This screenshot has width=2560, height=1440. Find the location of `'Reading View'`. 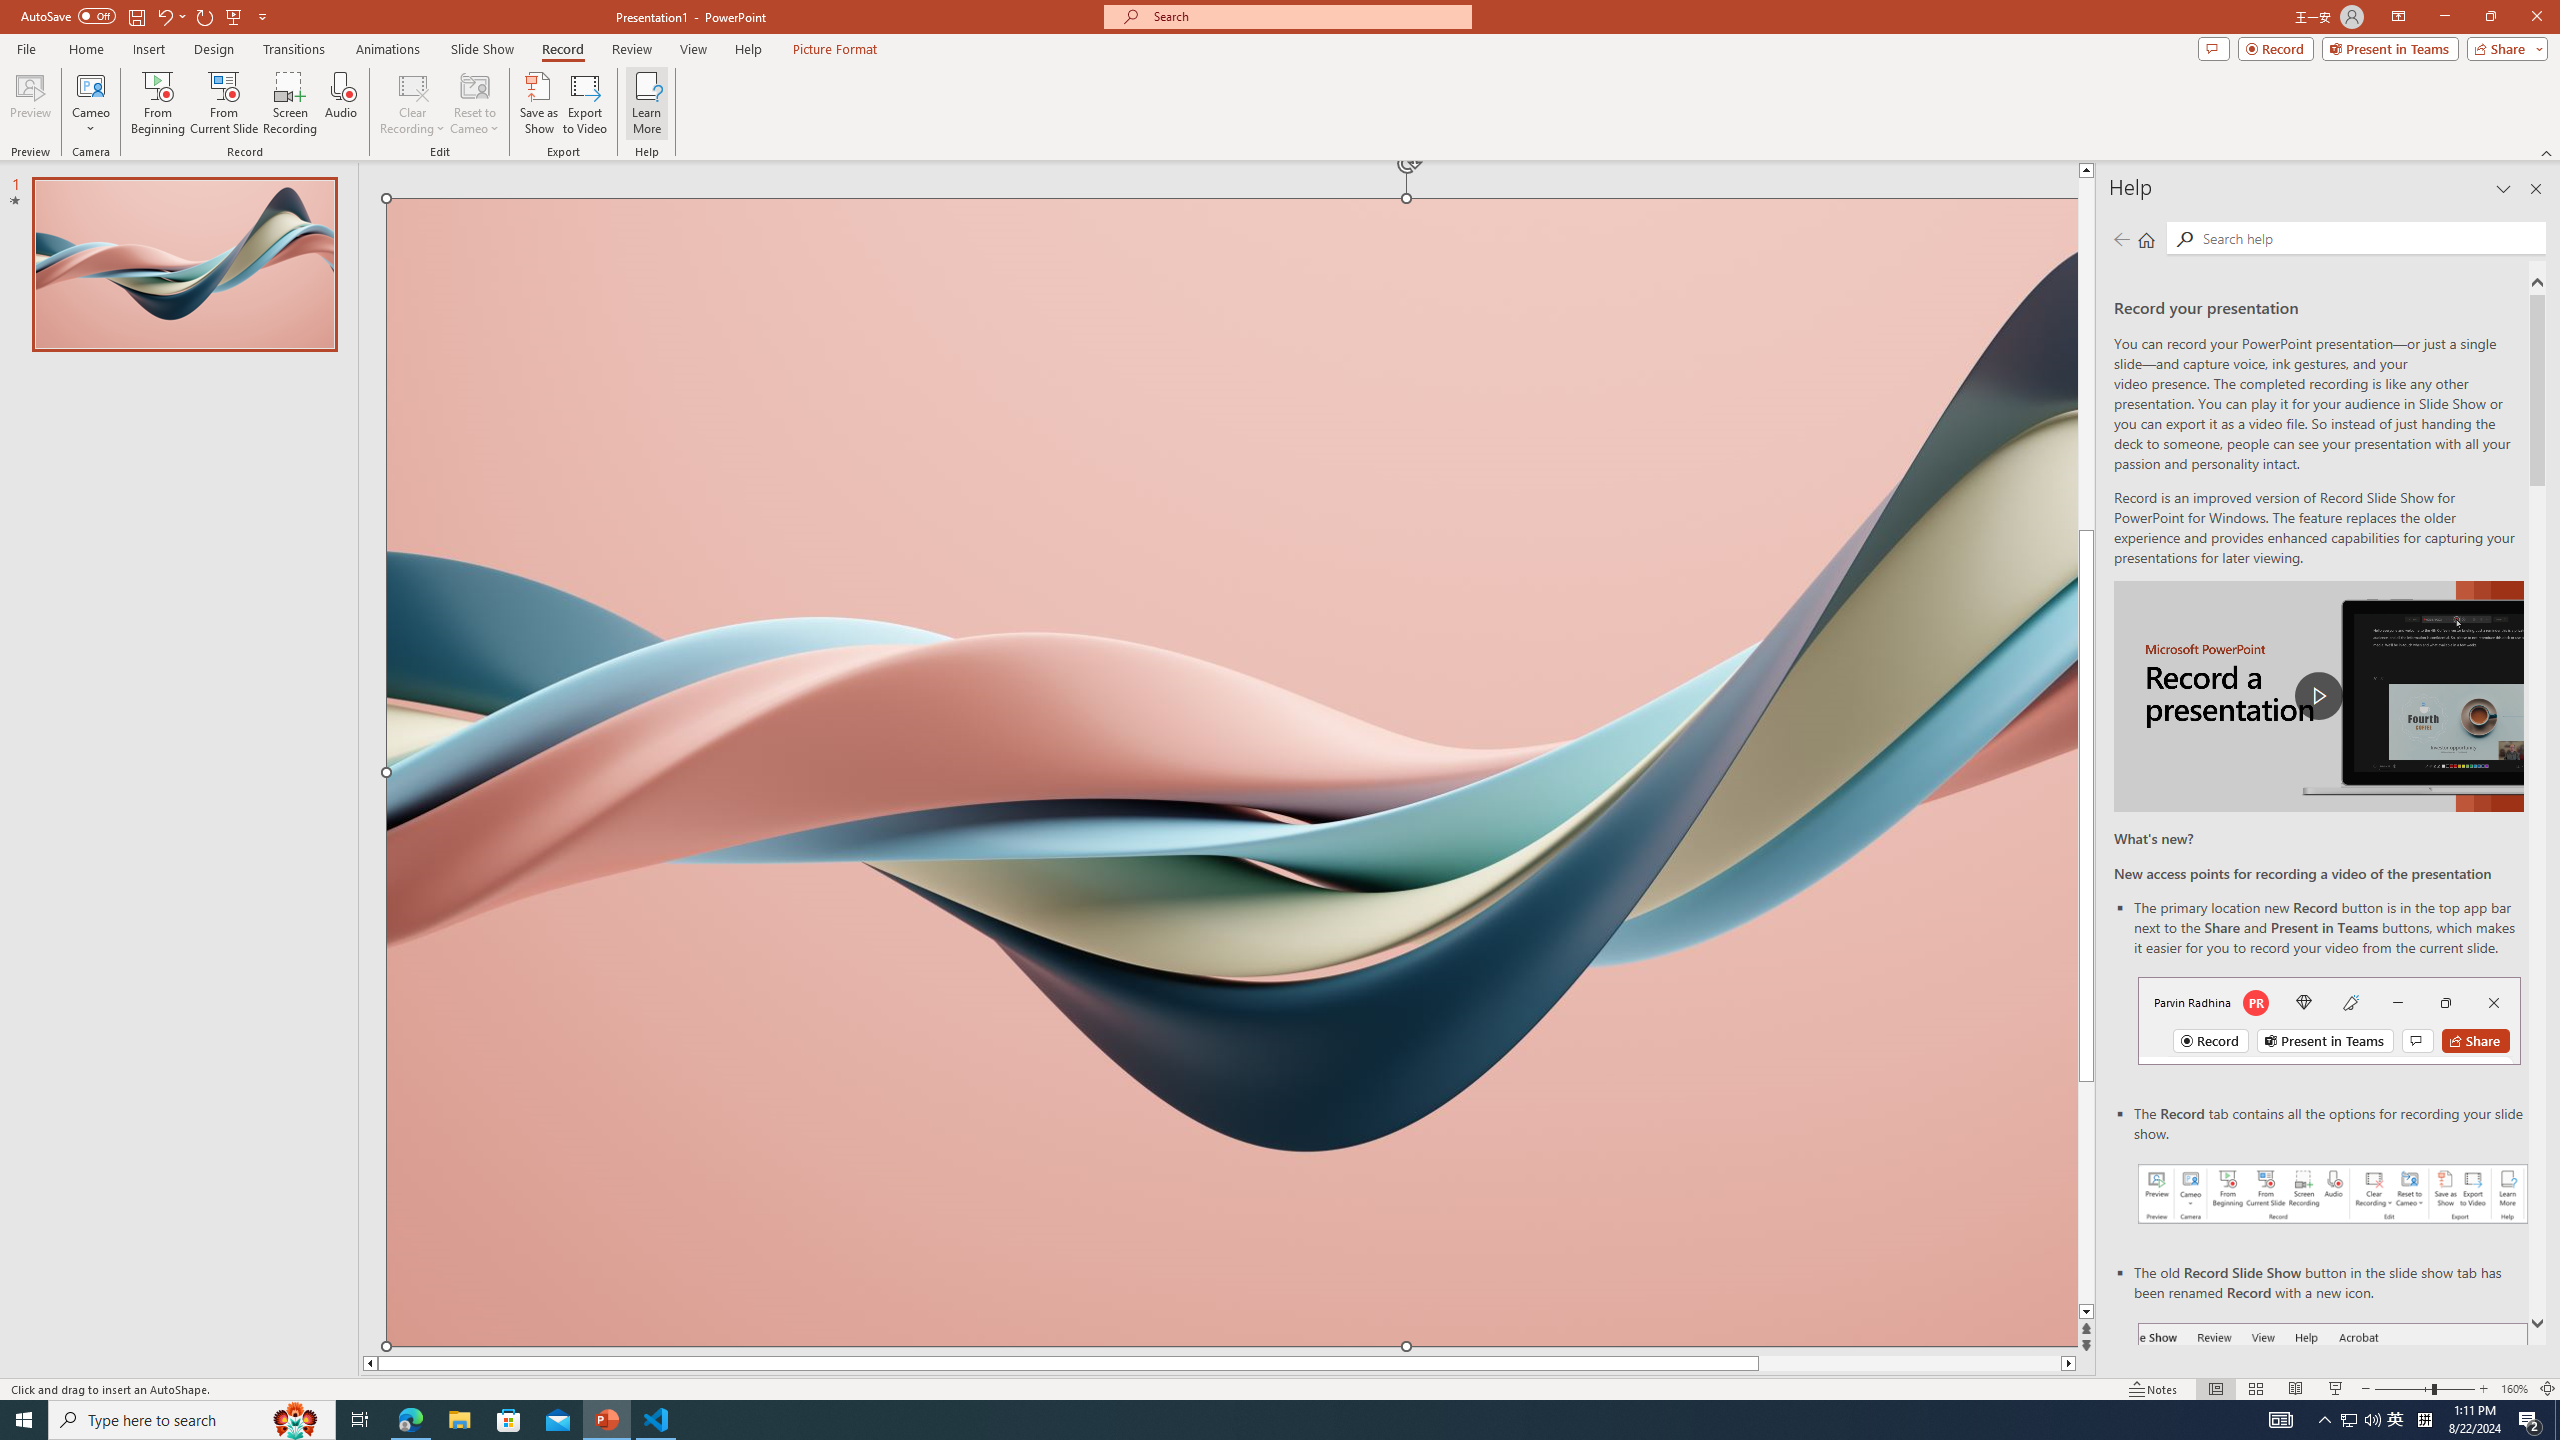

'Reading View' is located at coordinates (2295, 1389).